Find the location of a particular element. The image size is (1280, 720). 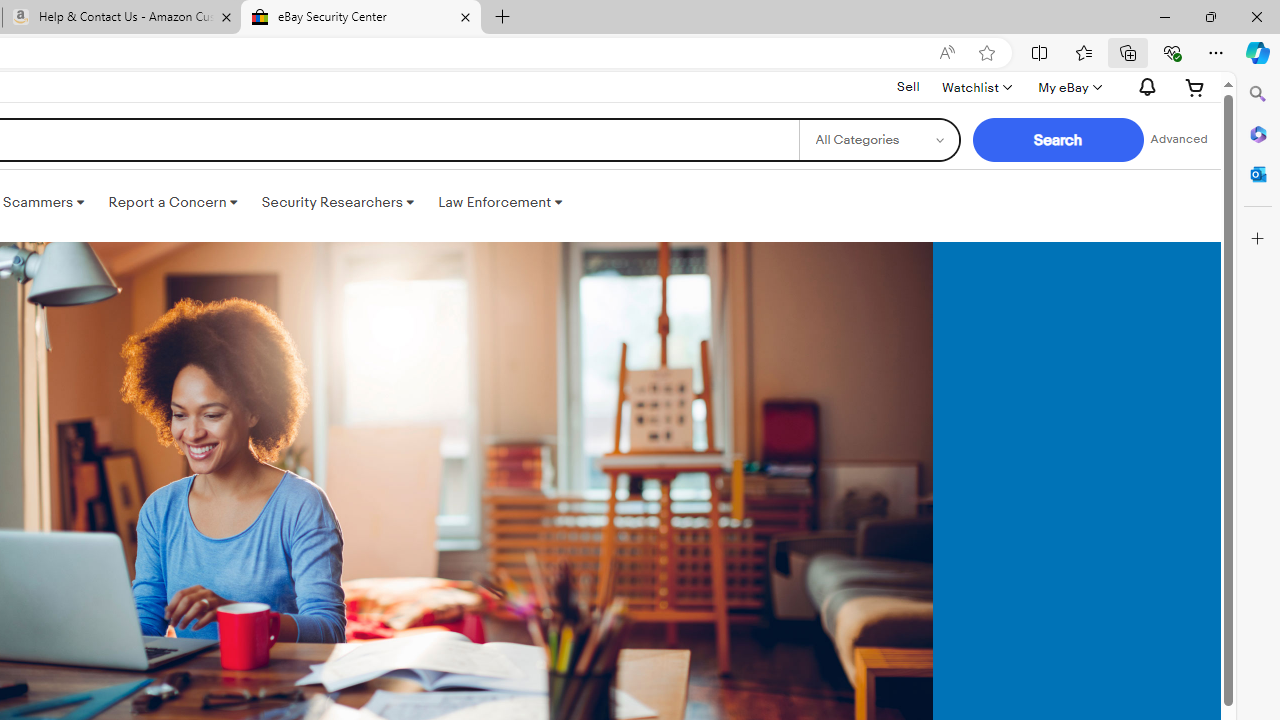

'Watchlist' is located at coordinates (976, 86).